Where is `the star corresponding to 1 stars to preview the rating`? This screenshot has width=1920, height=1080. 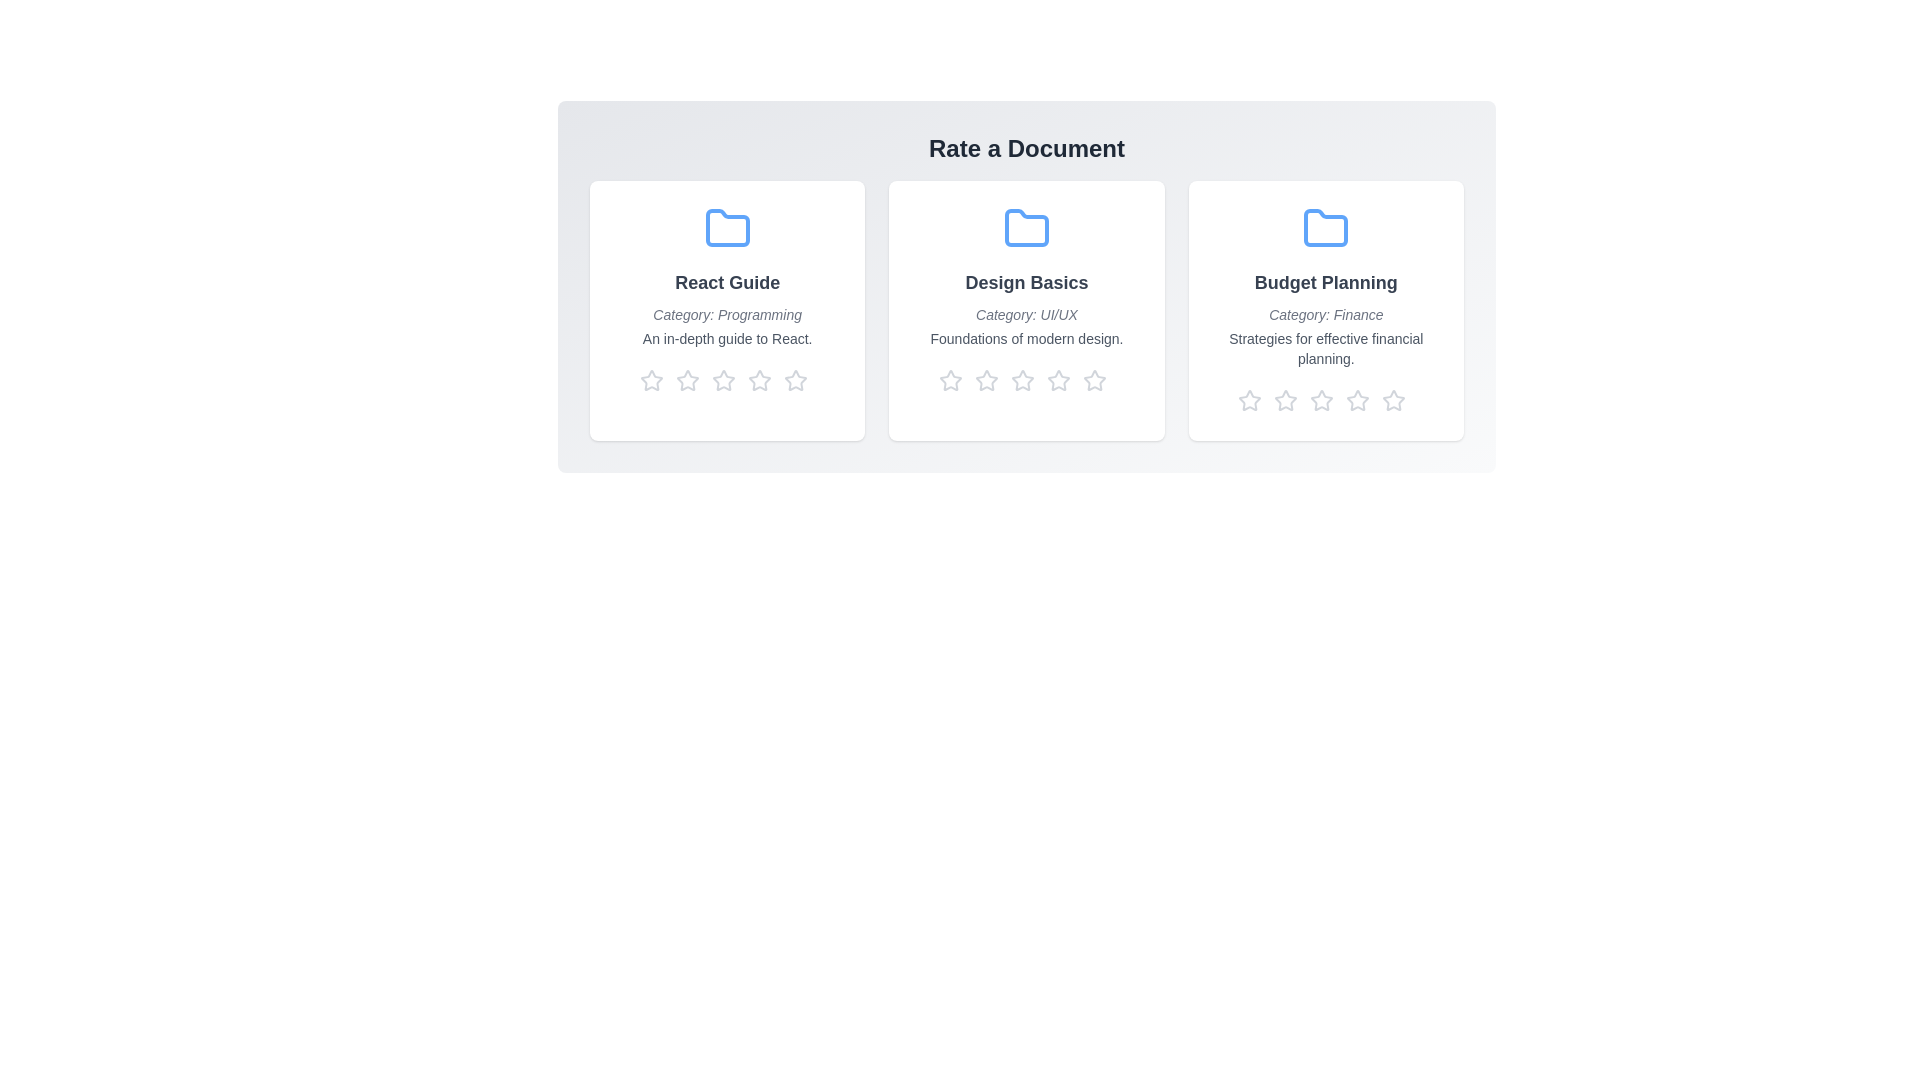
the star corresponding to 1 stars to preview the rating is located at coordinates (654, 381).